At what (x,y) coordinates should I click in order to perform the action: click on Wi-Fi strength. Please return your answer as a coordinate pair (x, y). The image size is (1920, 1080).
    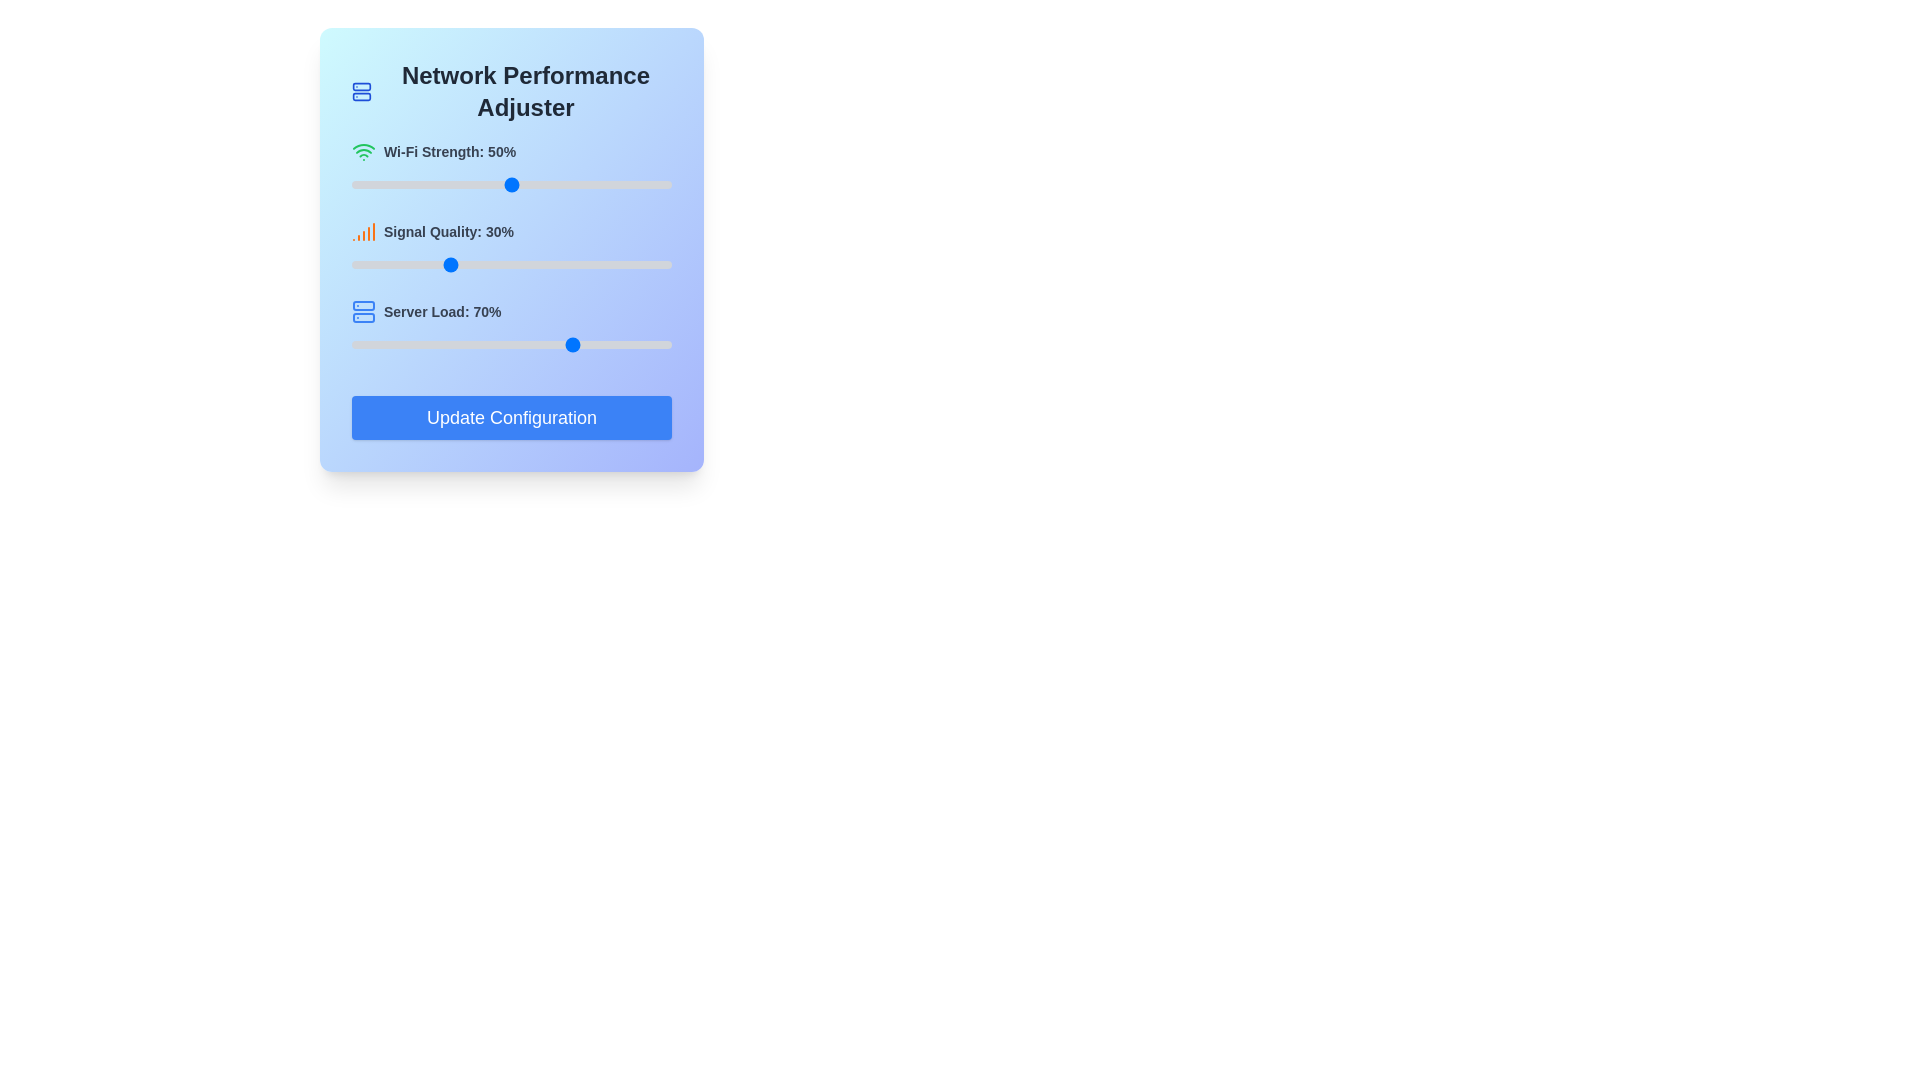
    Looking at the image, I should click on (396, 185).